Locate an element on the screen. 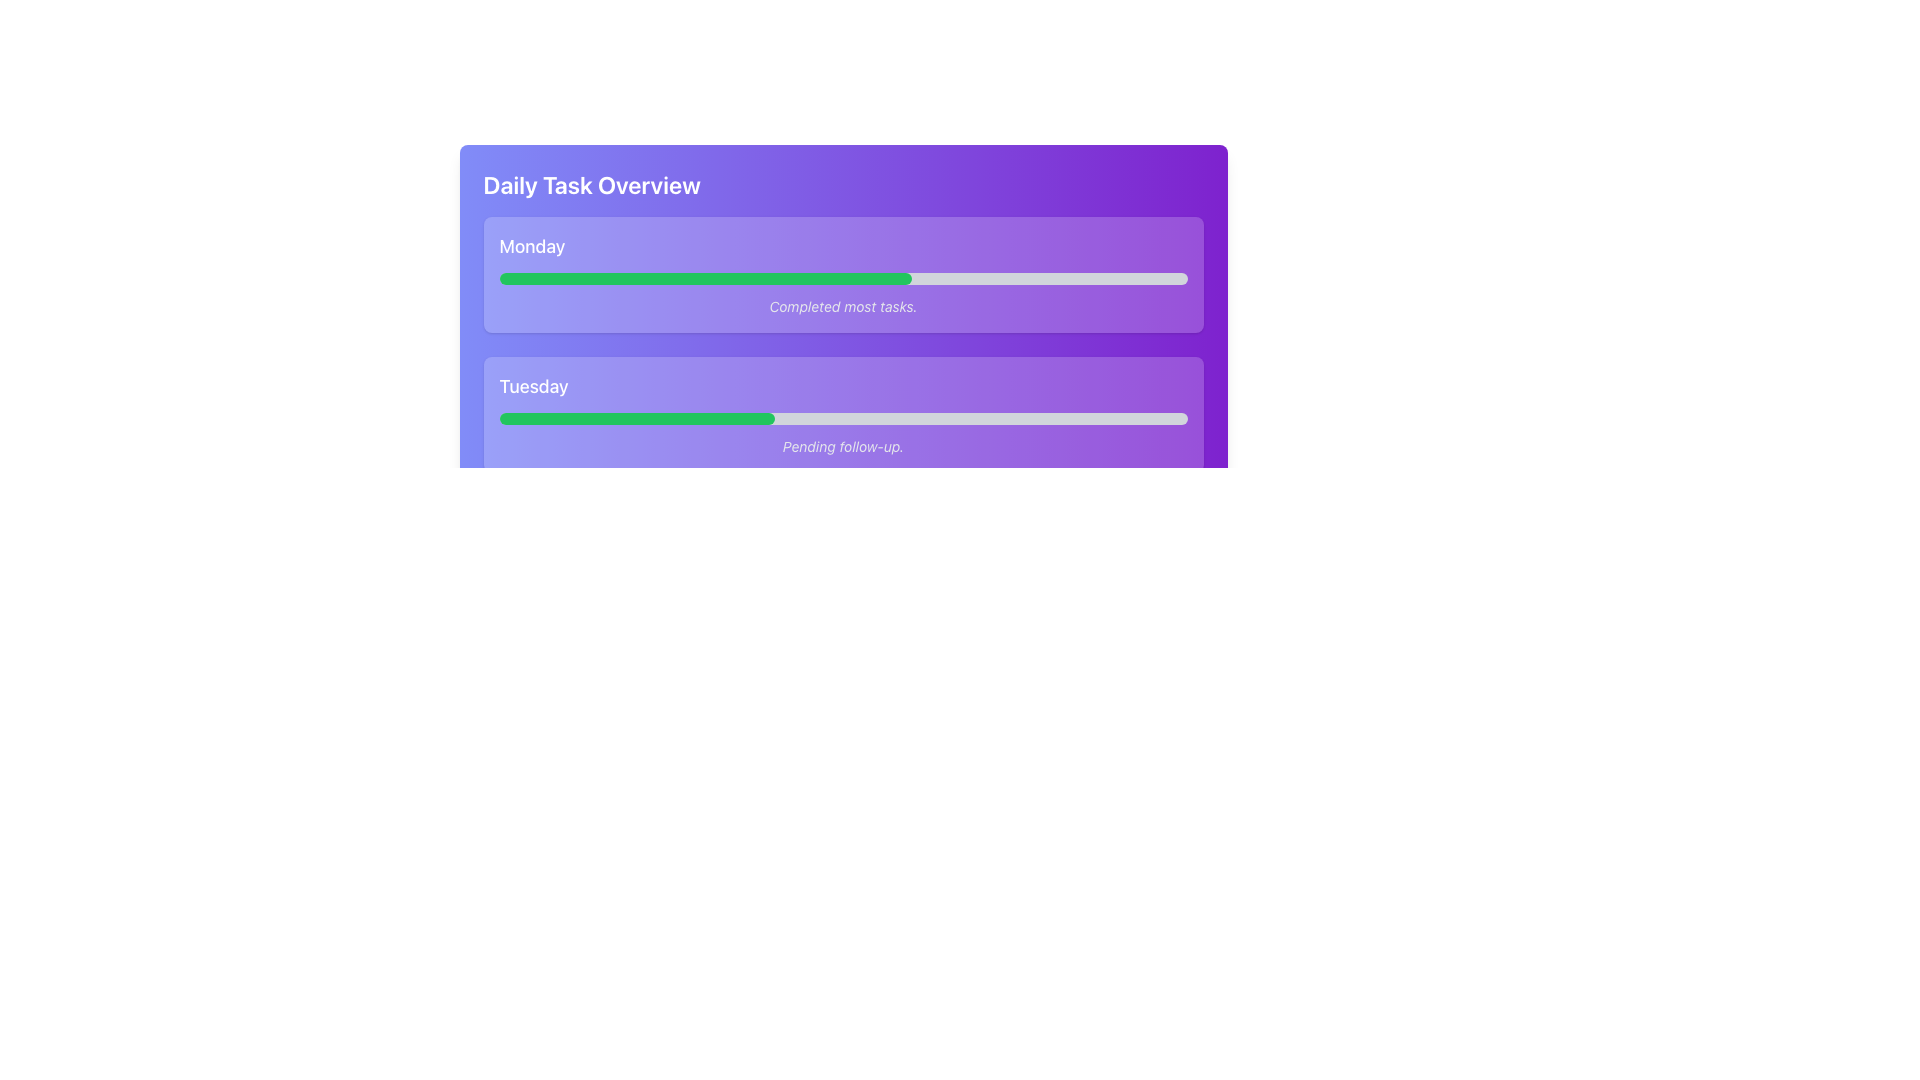 The height and width of the screenshot is (1080, 1920). the Progress Bar labeled 'Pending follow-up' in the 'Tuesday' card of the 'Daily Task Overview' section, which is styled with a light gray background and has a green fill indicating 40% completion is located at coordinates (843, 418).